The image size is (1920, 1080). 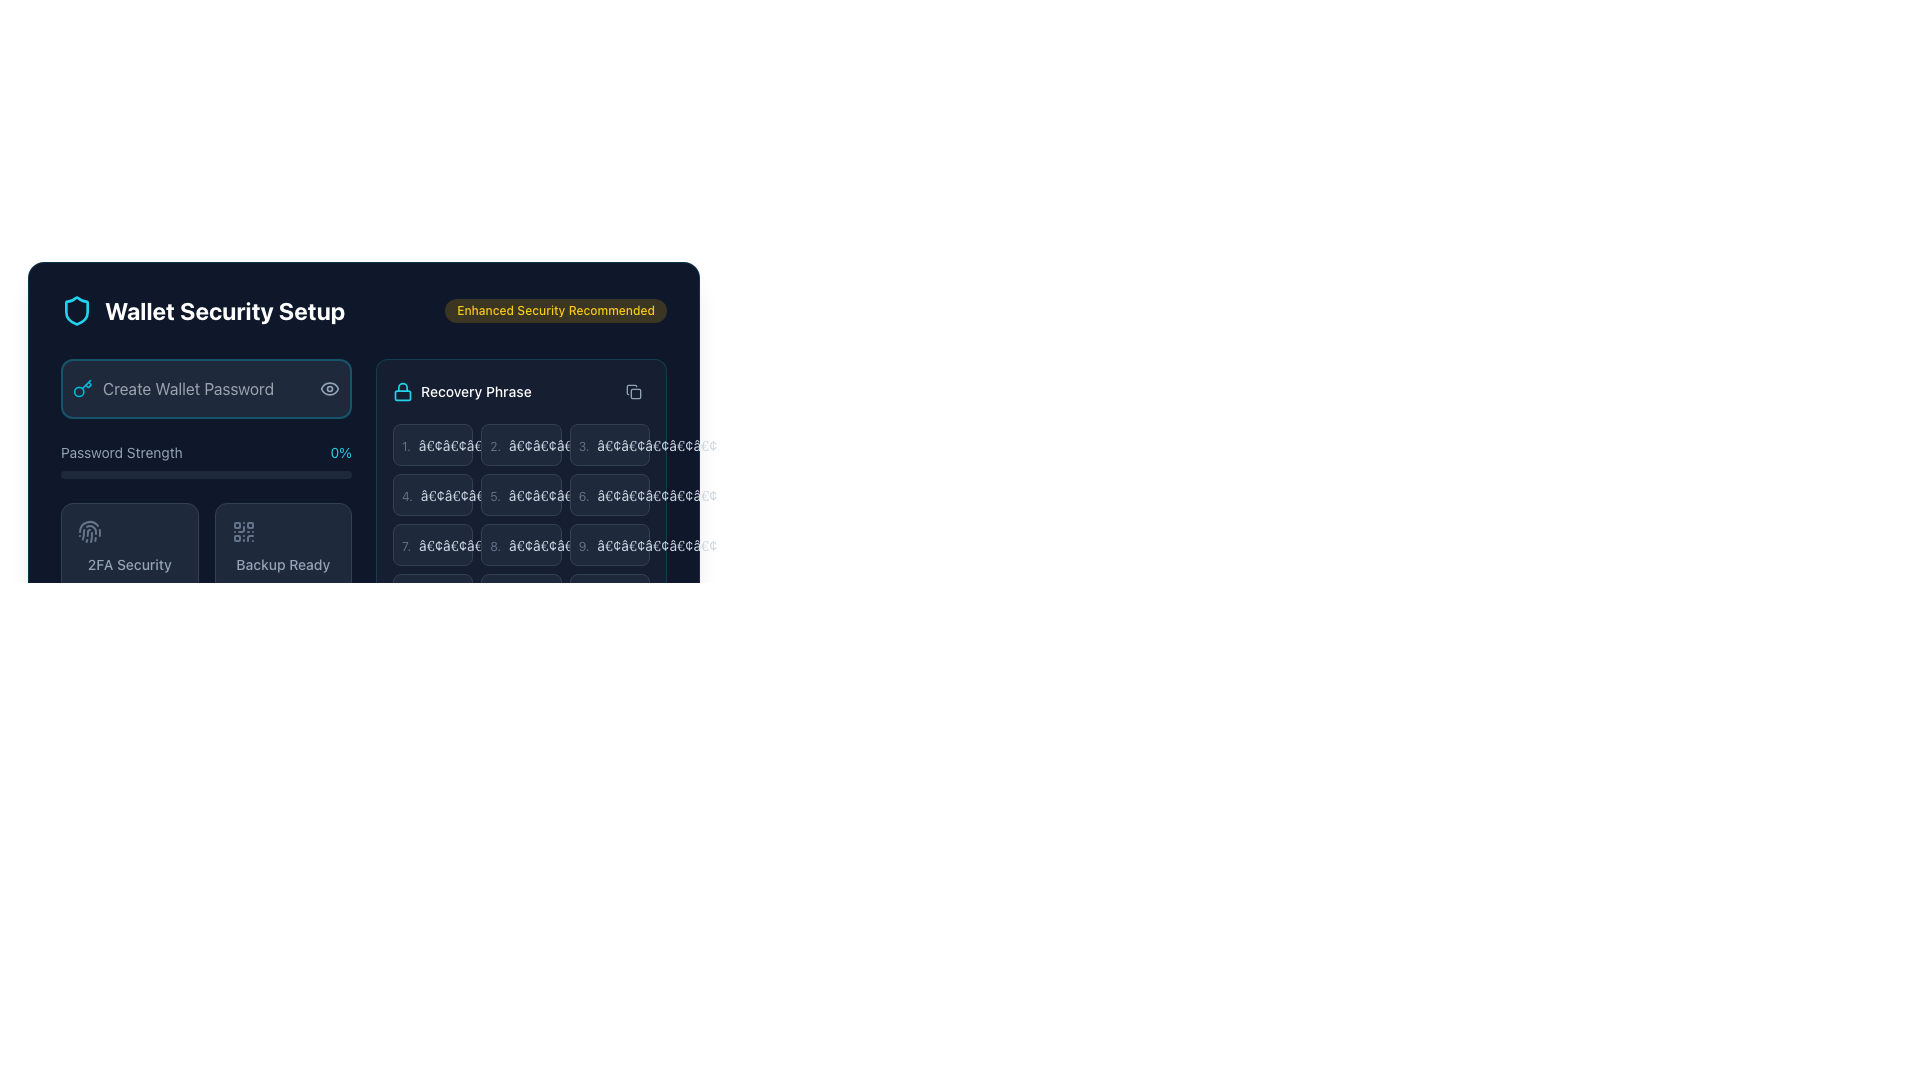 I want to click on the lock icon with a cyan outline associated with 'Recovery Phrase', which is positioned to the left of the text, so click(x=402, y=392).